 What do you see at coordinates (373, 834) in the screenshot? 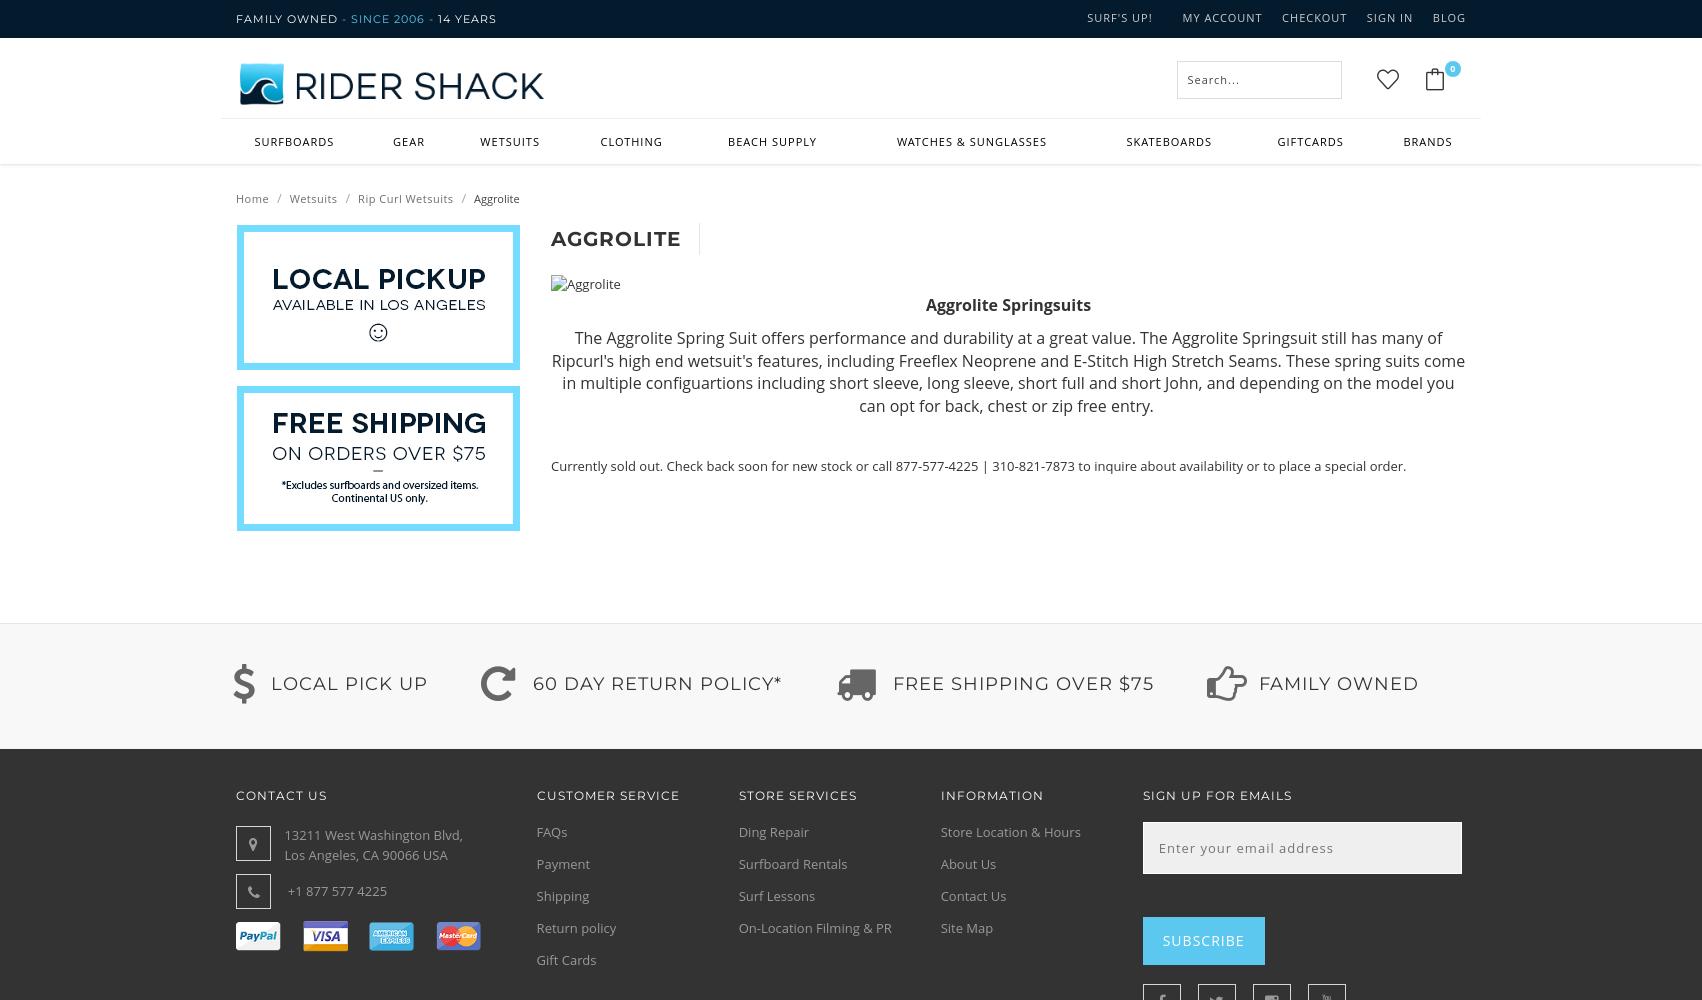
I see `'13211 West Washington Blvd,'` at bounding box center [373, 834].